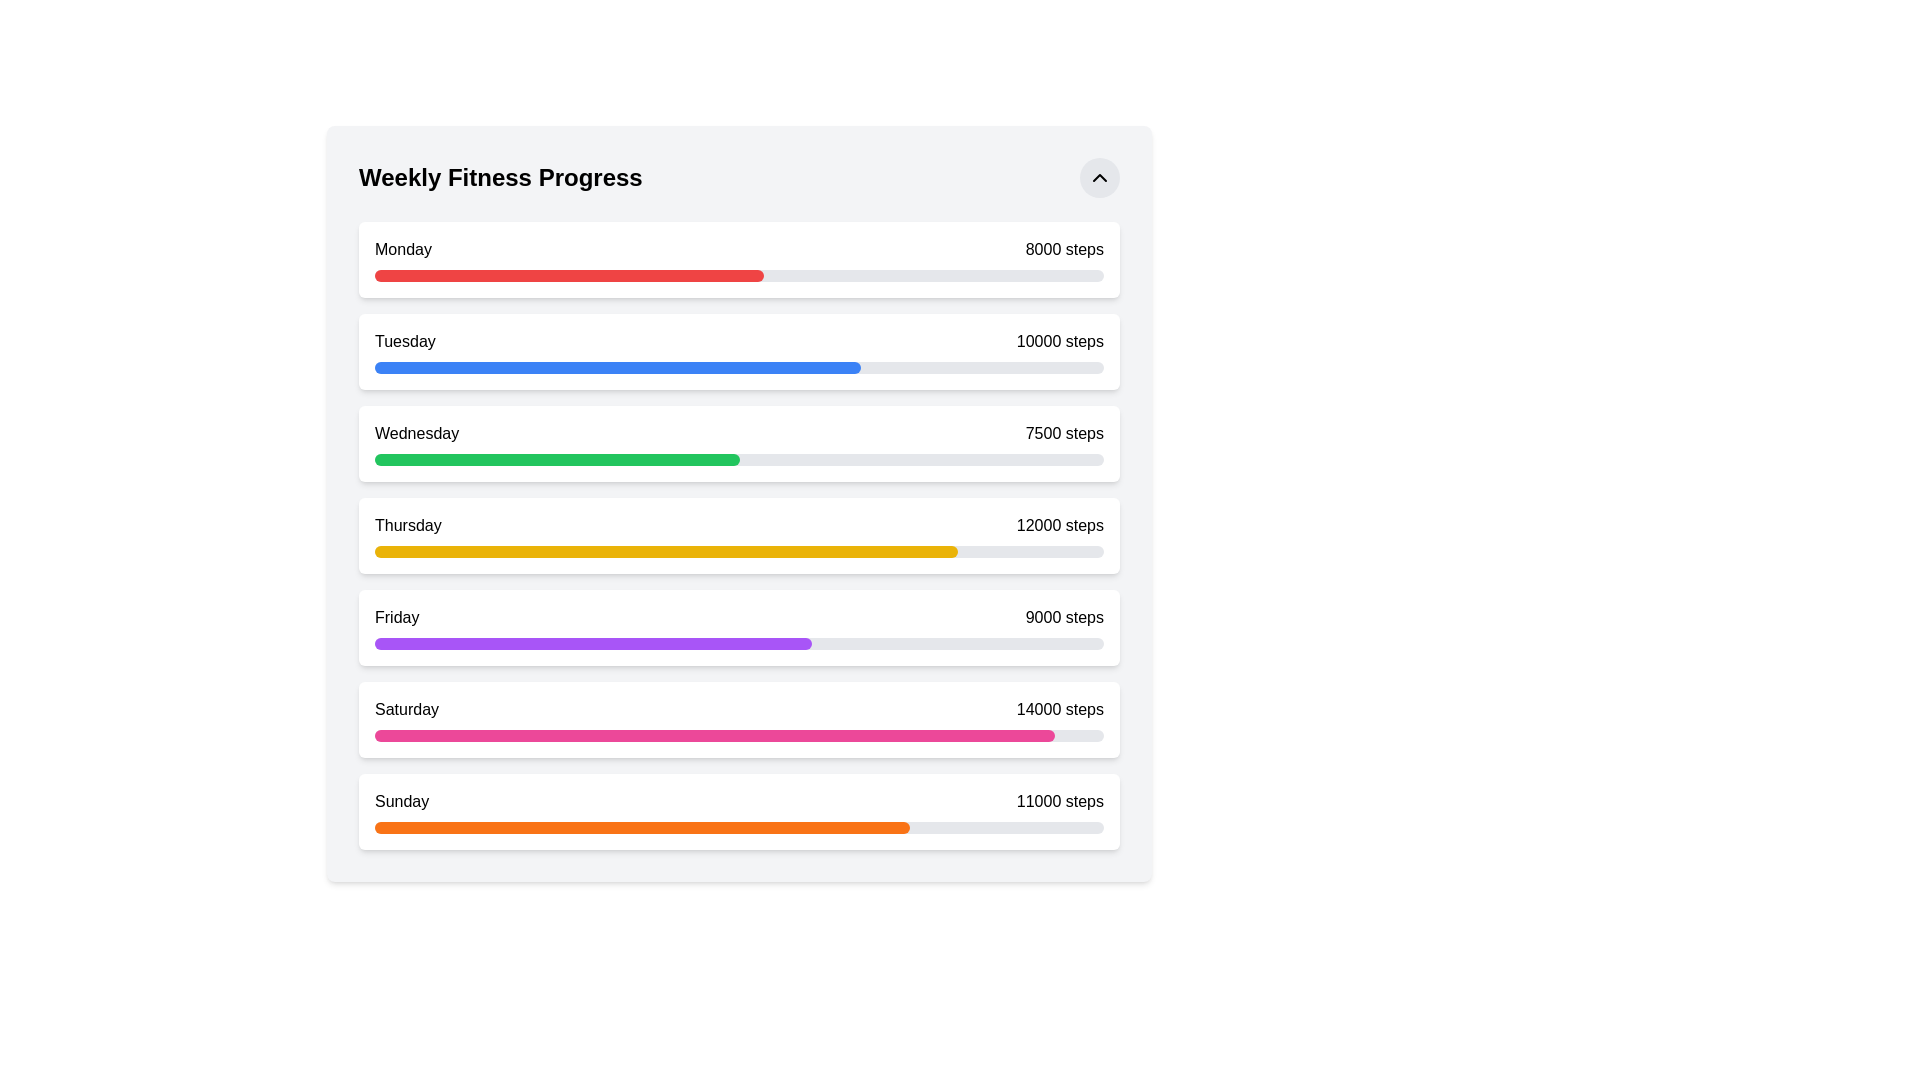  Describe the element at coordinates (642, 828) in the screenshot. I see `the vibrant orange progress indicator within the 'Weekly Fitness Progress' section corresponding to 'Sunday'` at that location.